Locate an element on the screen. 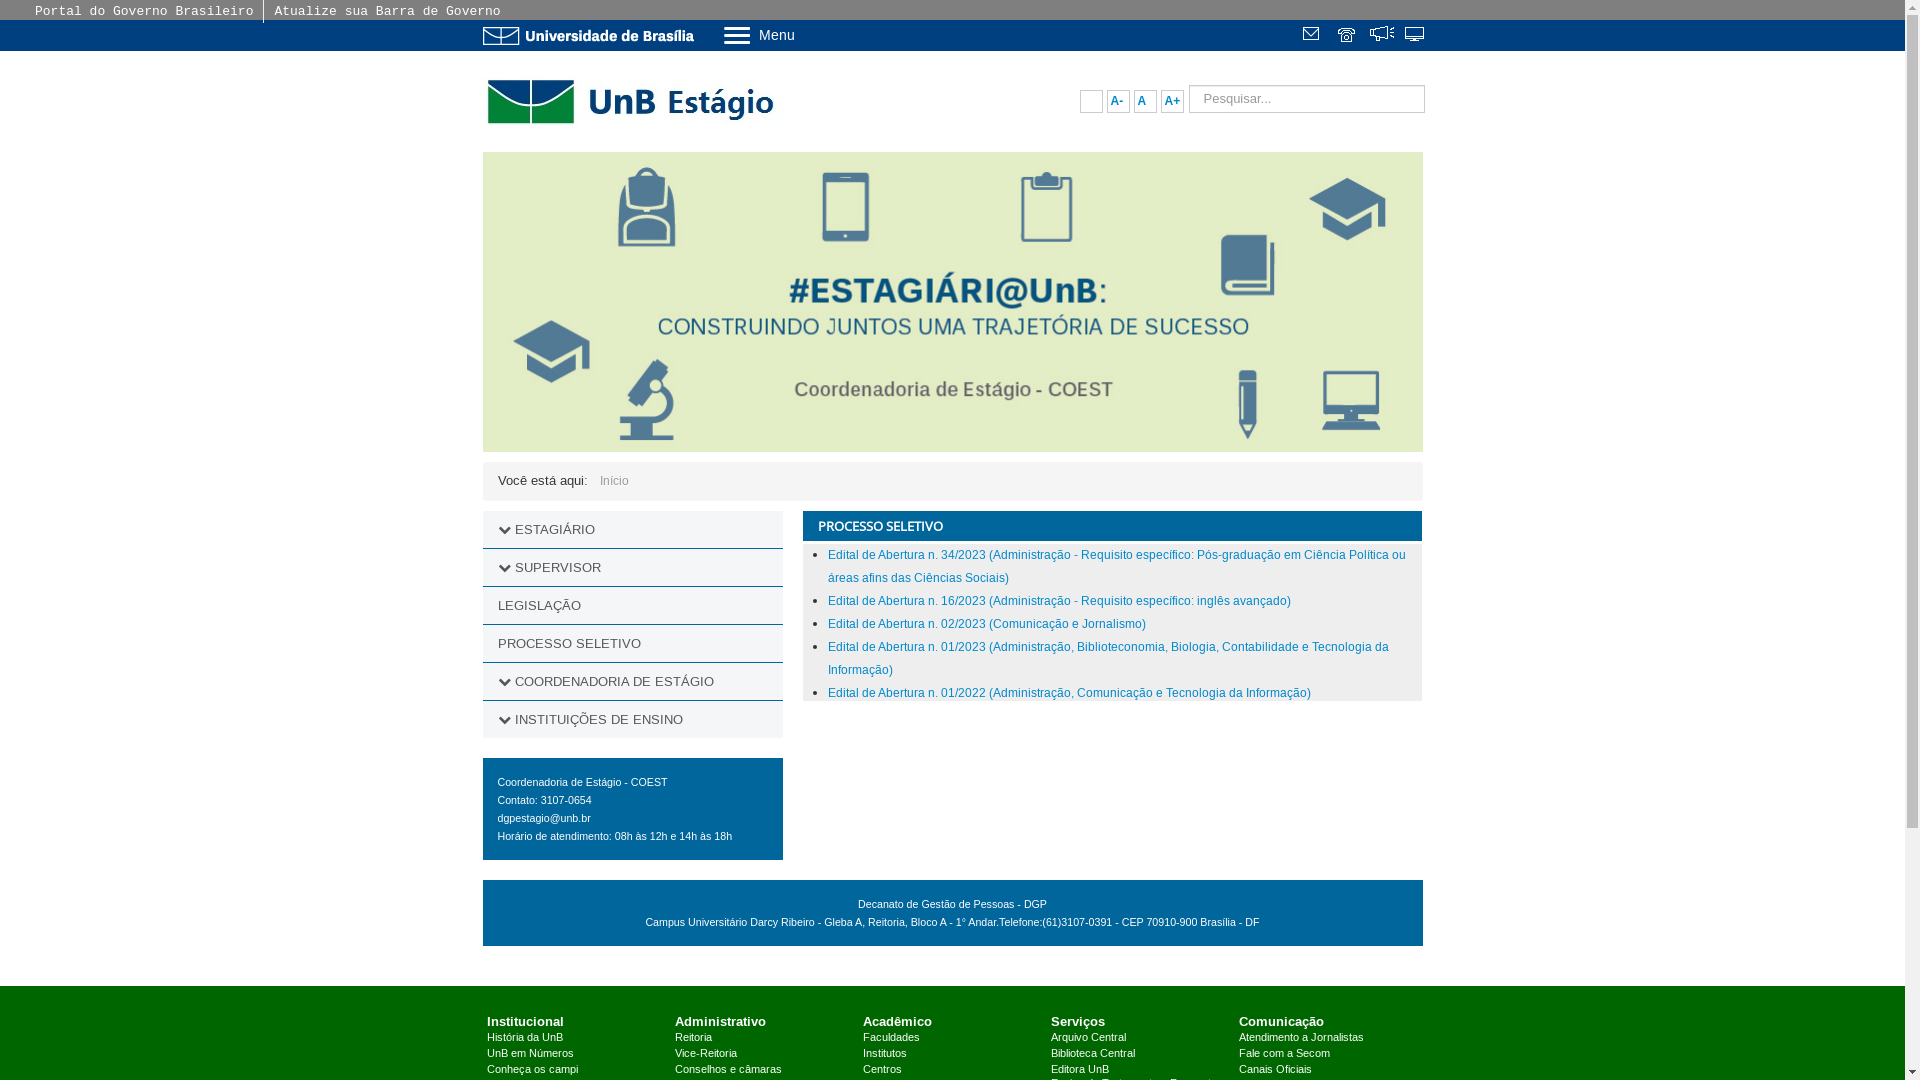 Image resolution: width=1920 pixels, height=1080 pixels. 'Reitoria' is located at coordinates (693, 1036).